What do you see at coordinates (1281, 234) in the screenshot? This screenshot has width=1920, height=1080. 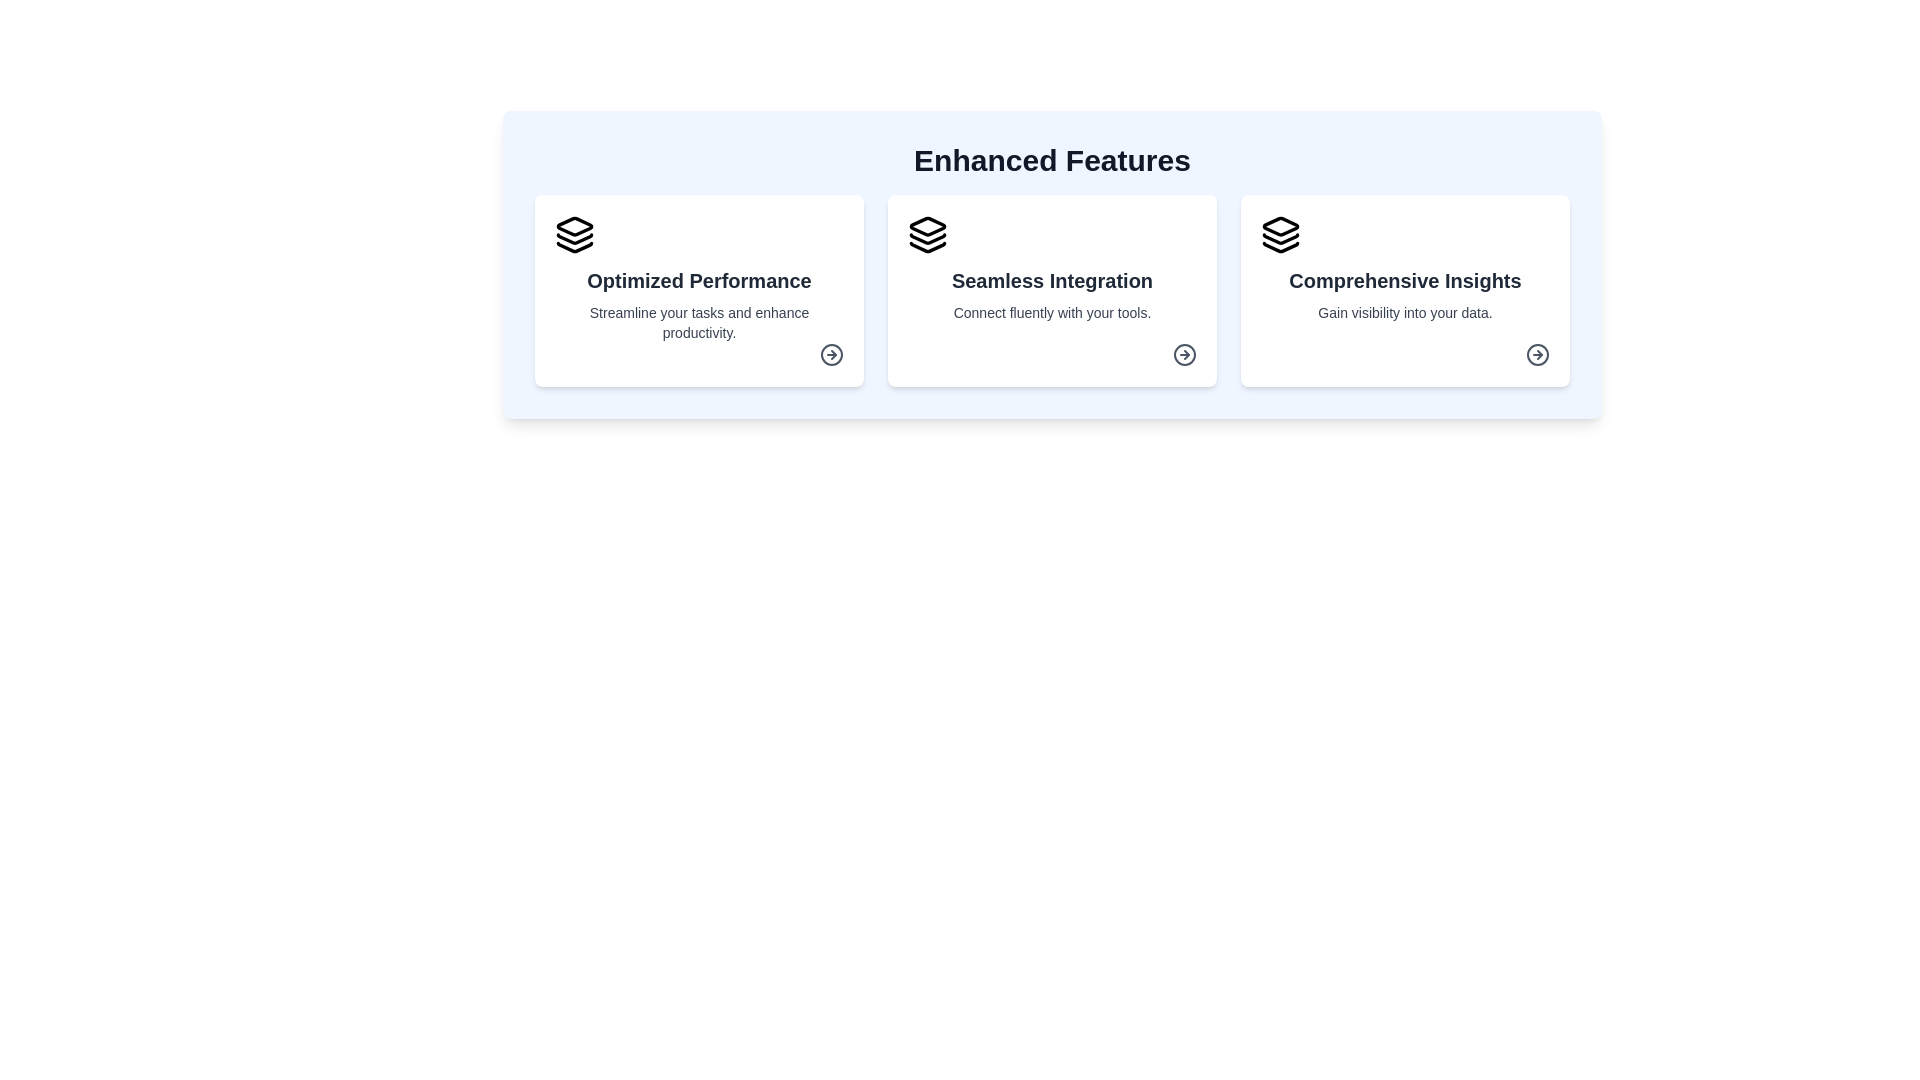 I see `the green and black icon representing layered components, which is located at the top of the 'Comprehensive Insights' card on the far right, above the title text` at bounding box center [1281, 234].